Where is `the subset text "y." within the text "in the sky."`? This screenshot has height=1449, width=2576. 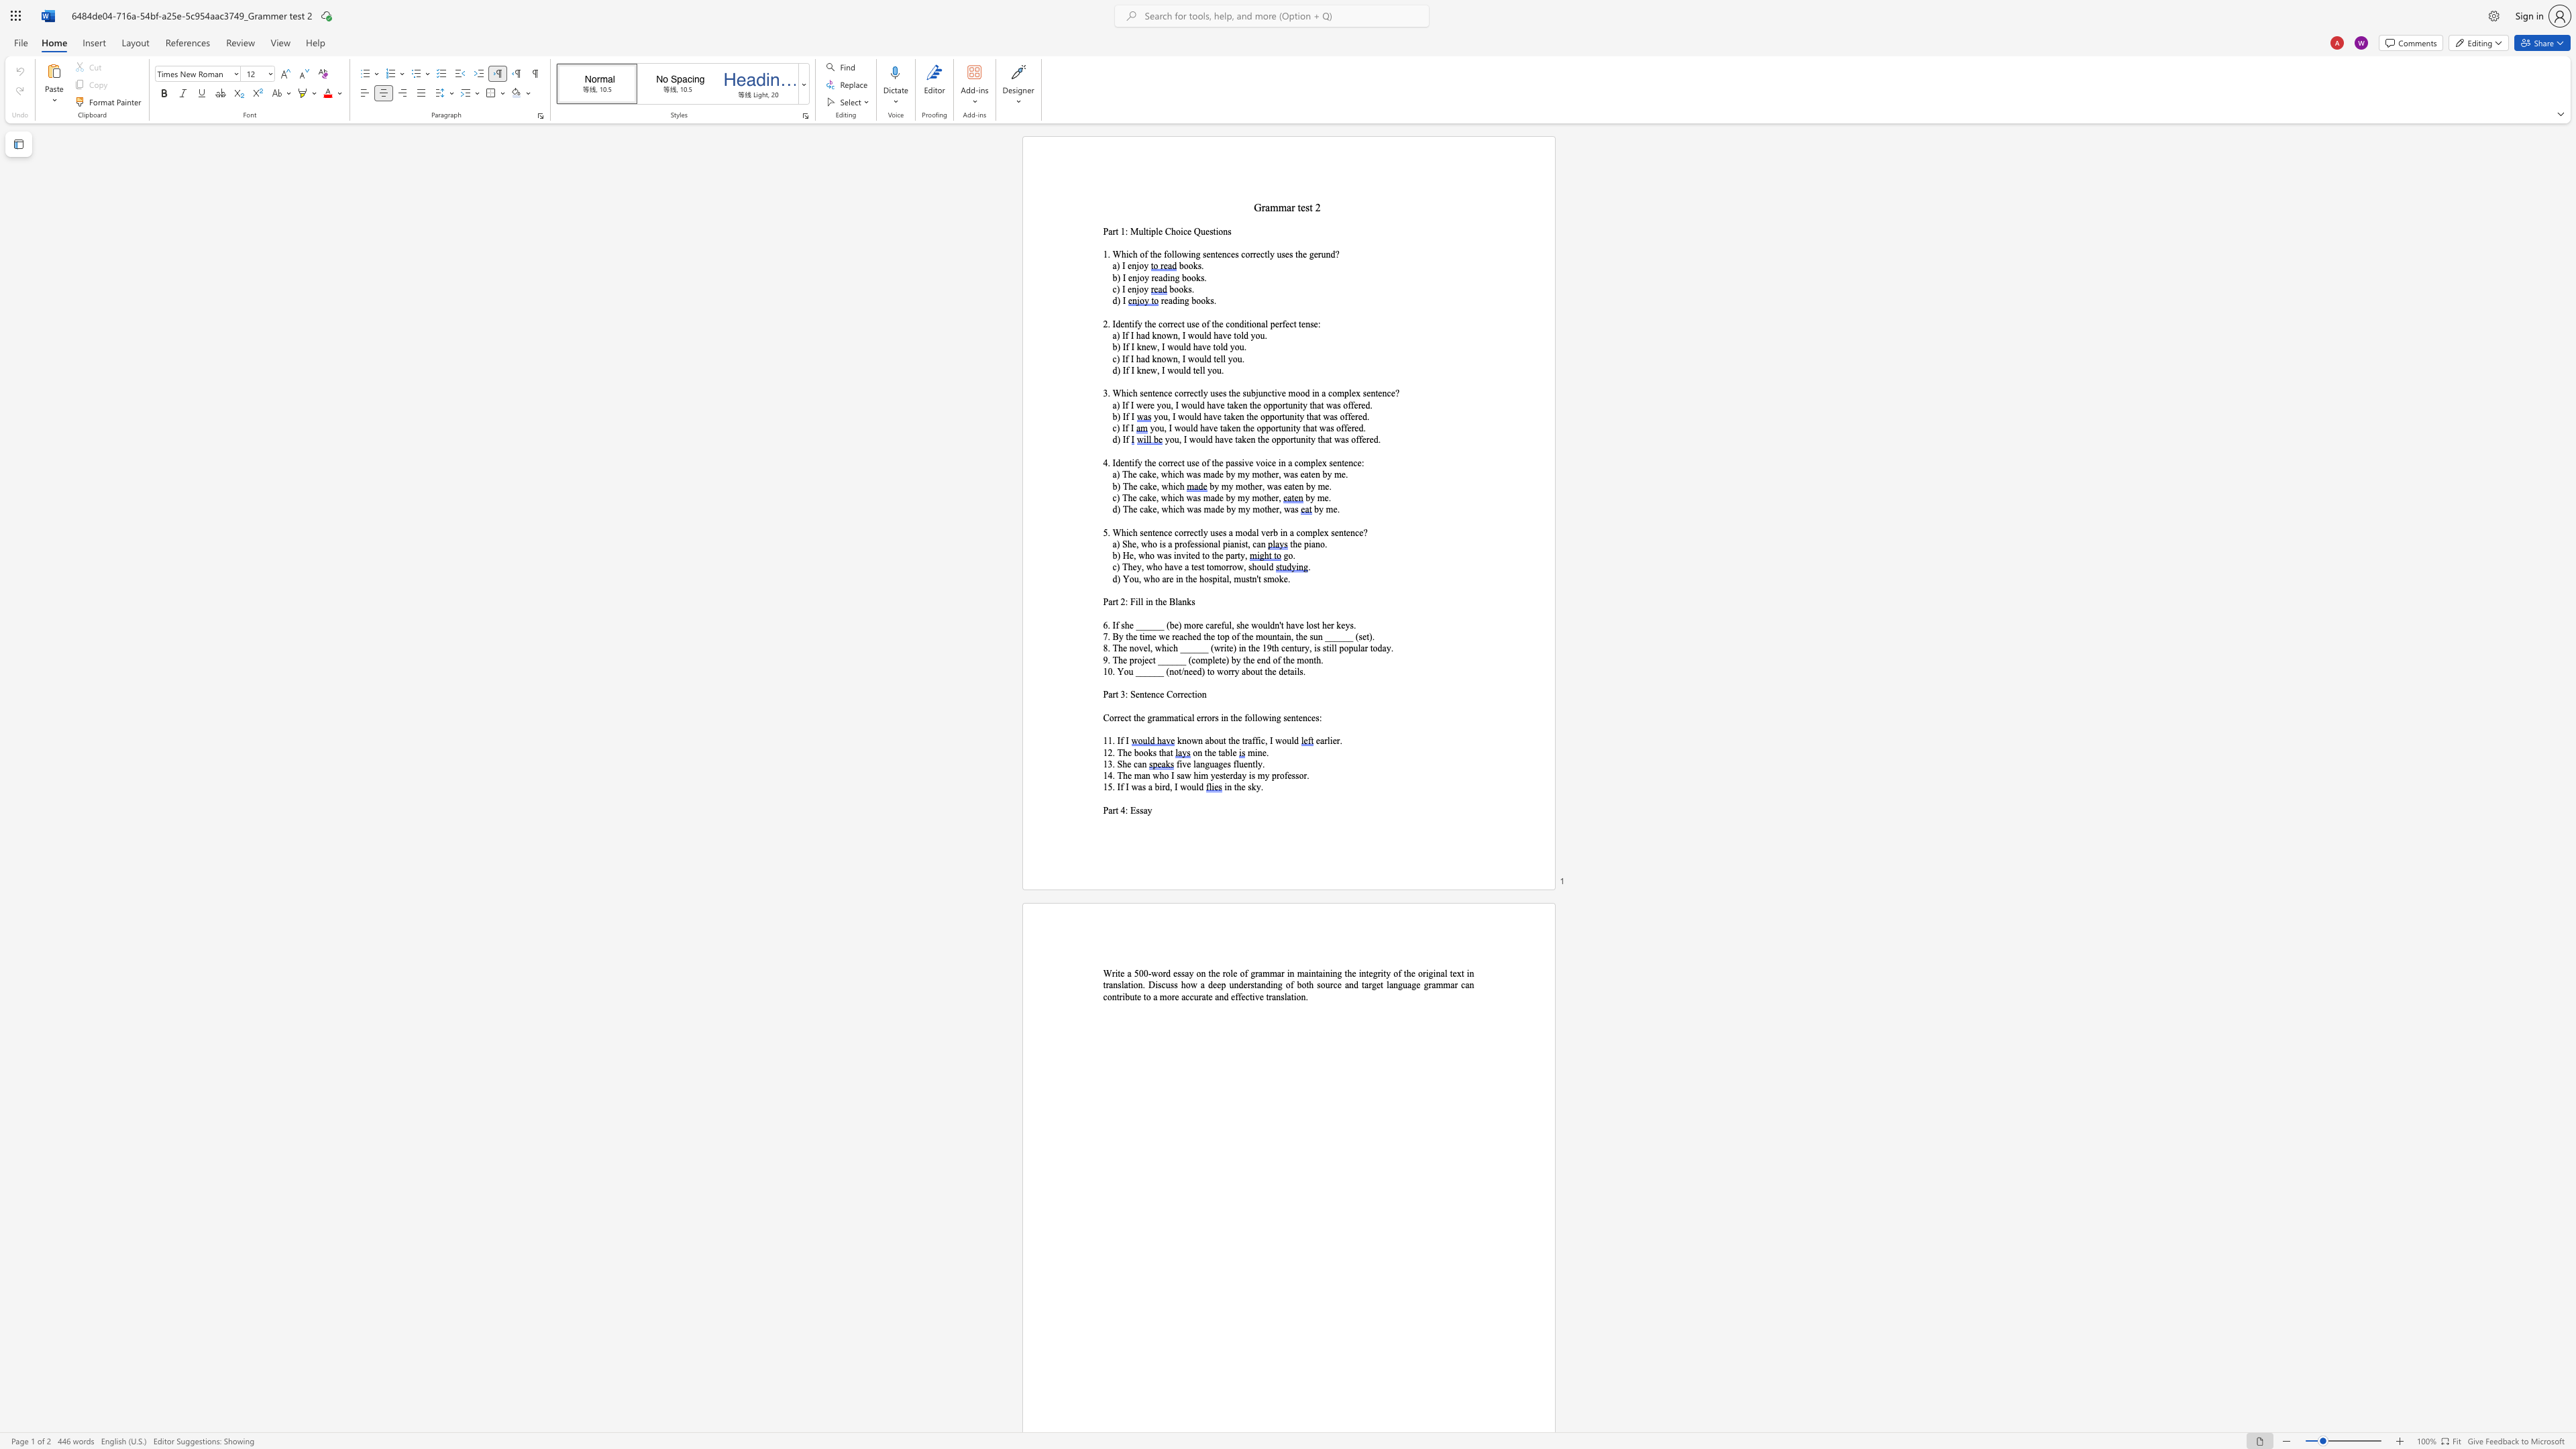 the subset text "y." within the text "in the sky." is located at coordinates (1254, 786).